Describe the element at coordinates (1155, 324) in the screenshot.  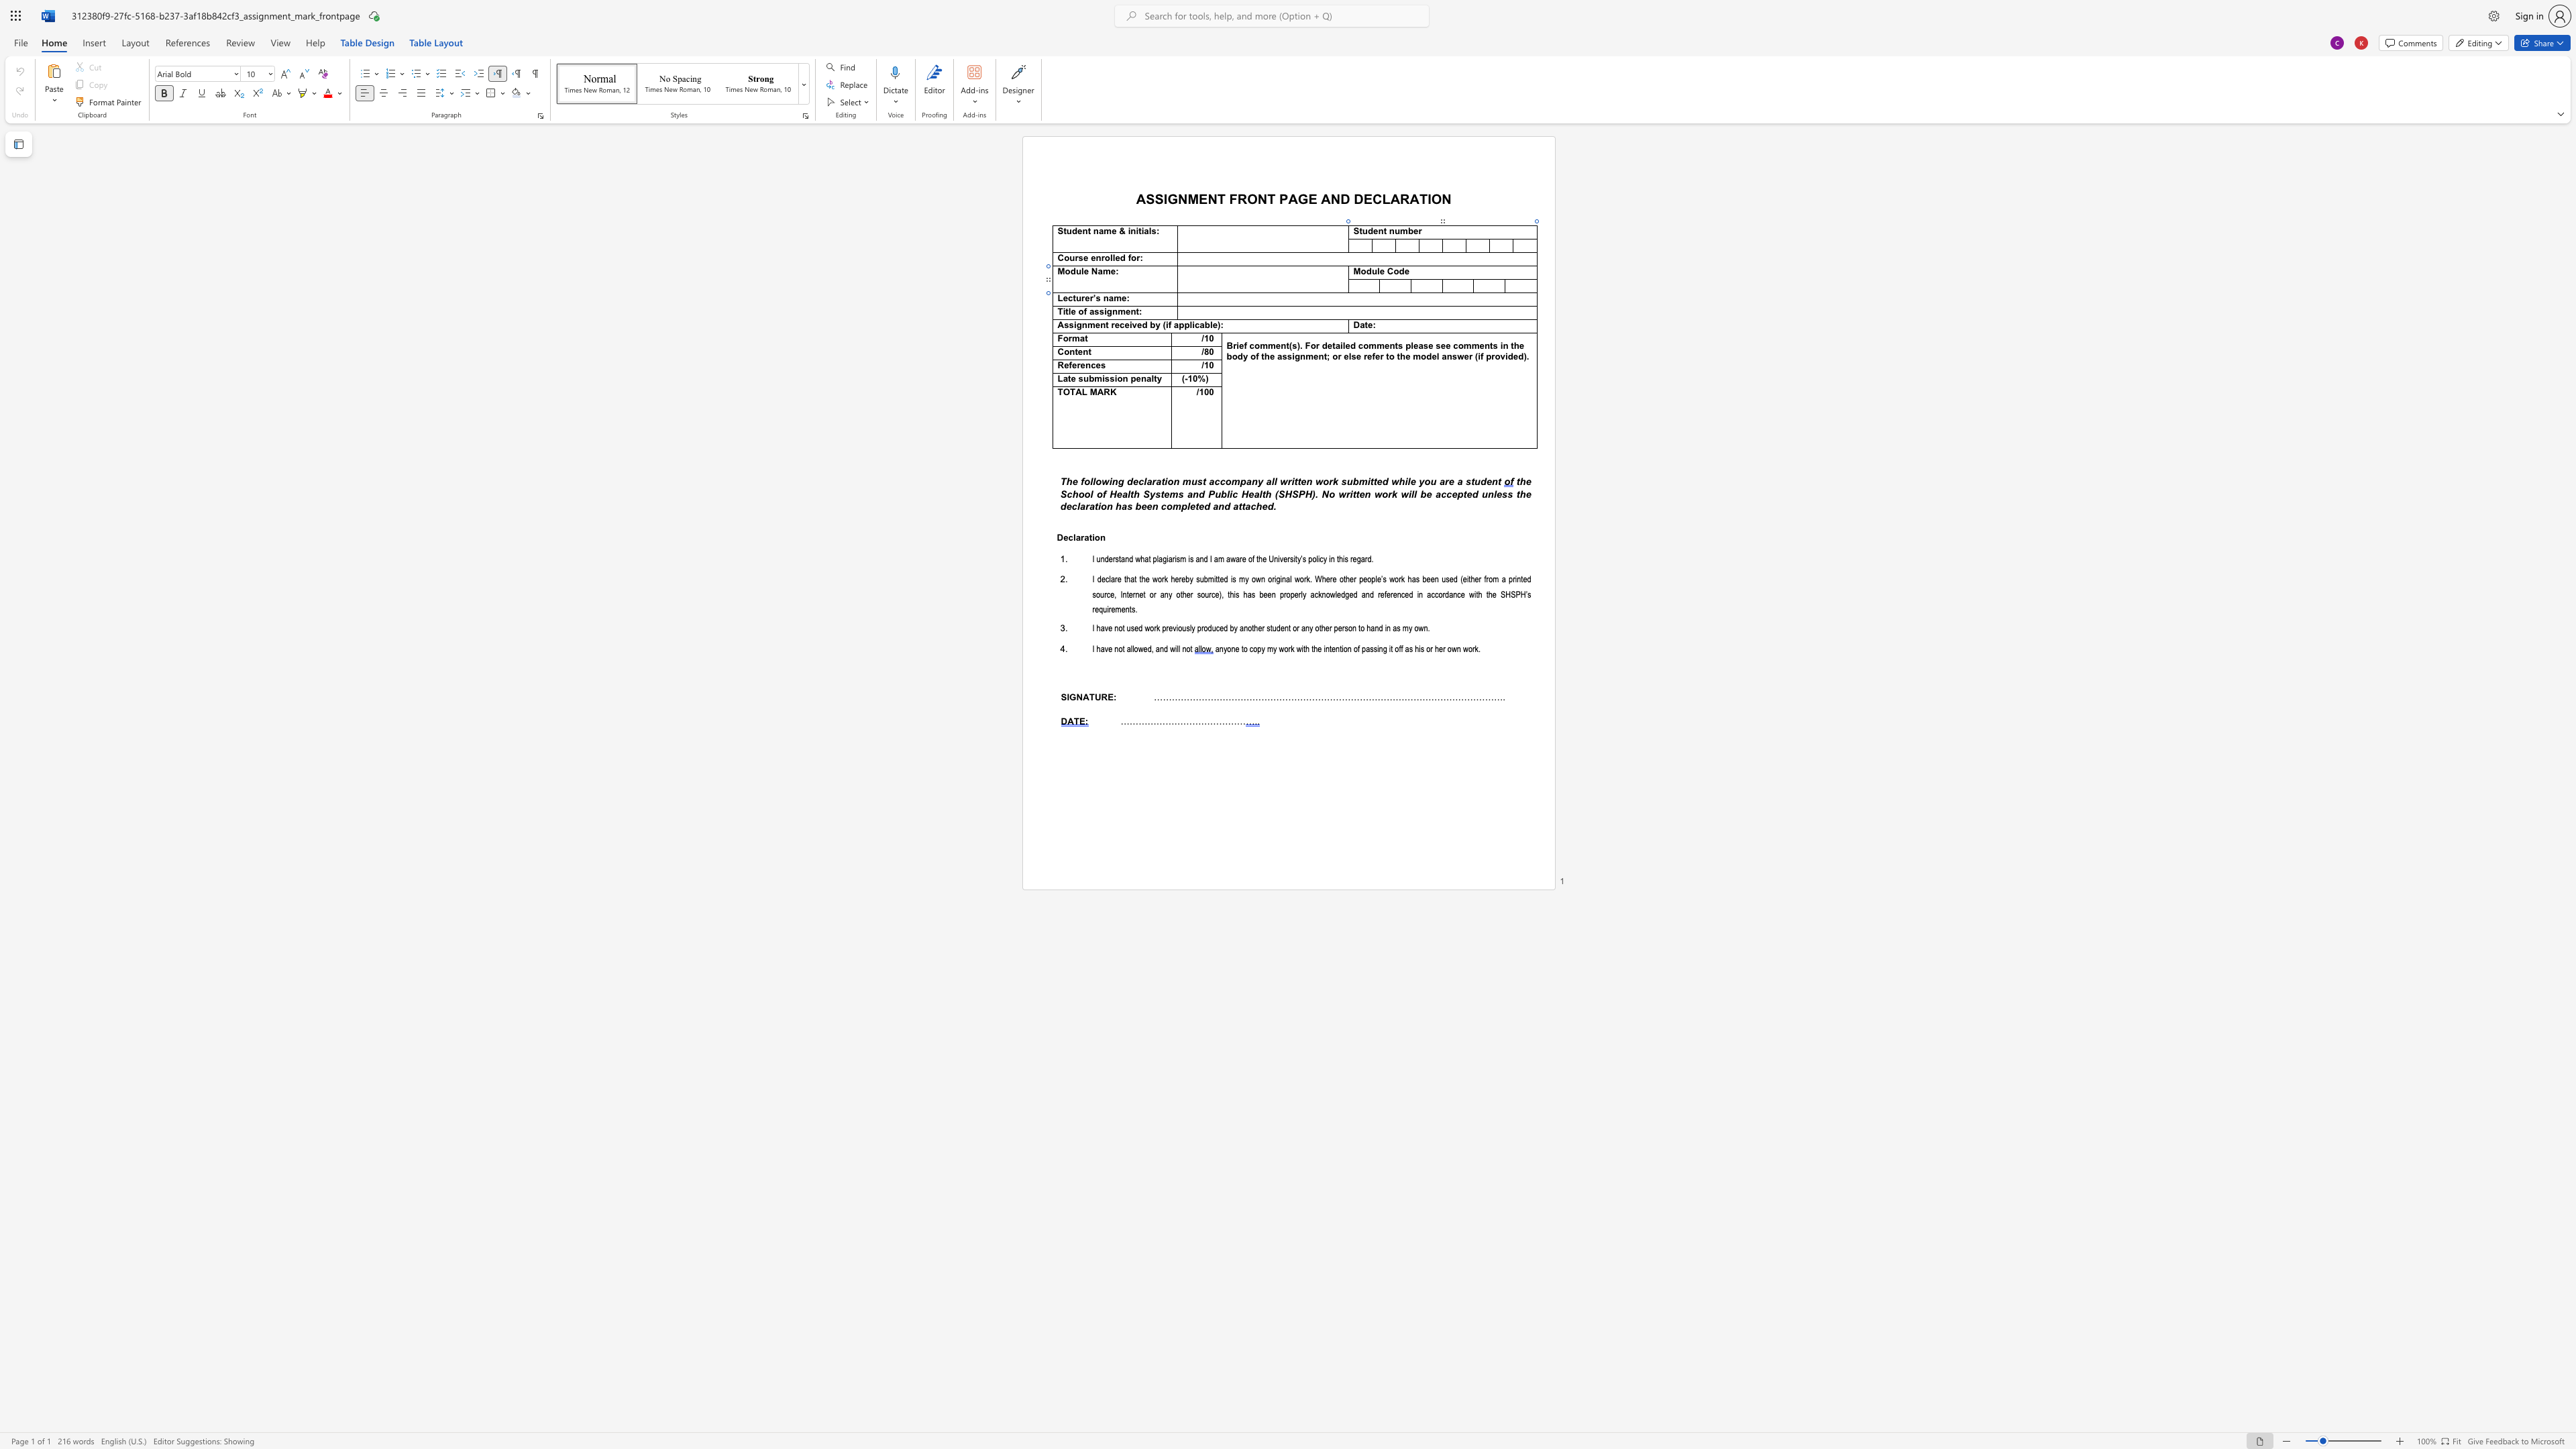
I see `the space between the continuous character "b" and "y" in the text` at that location.